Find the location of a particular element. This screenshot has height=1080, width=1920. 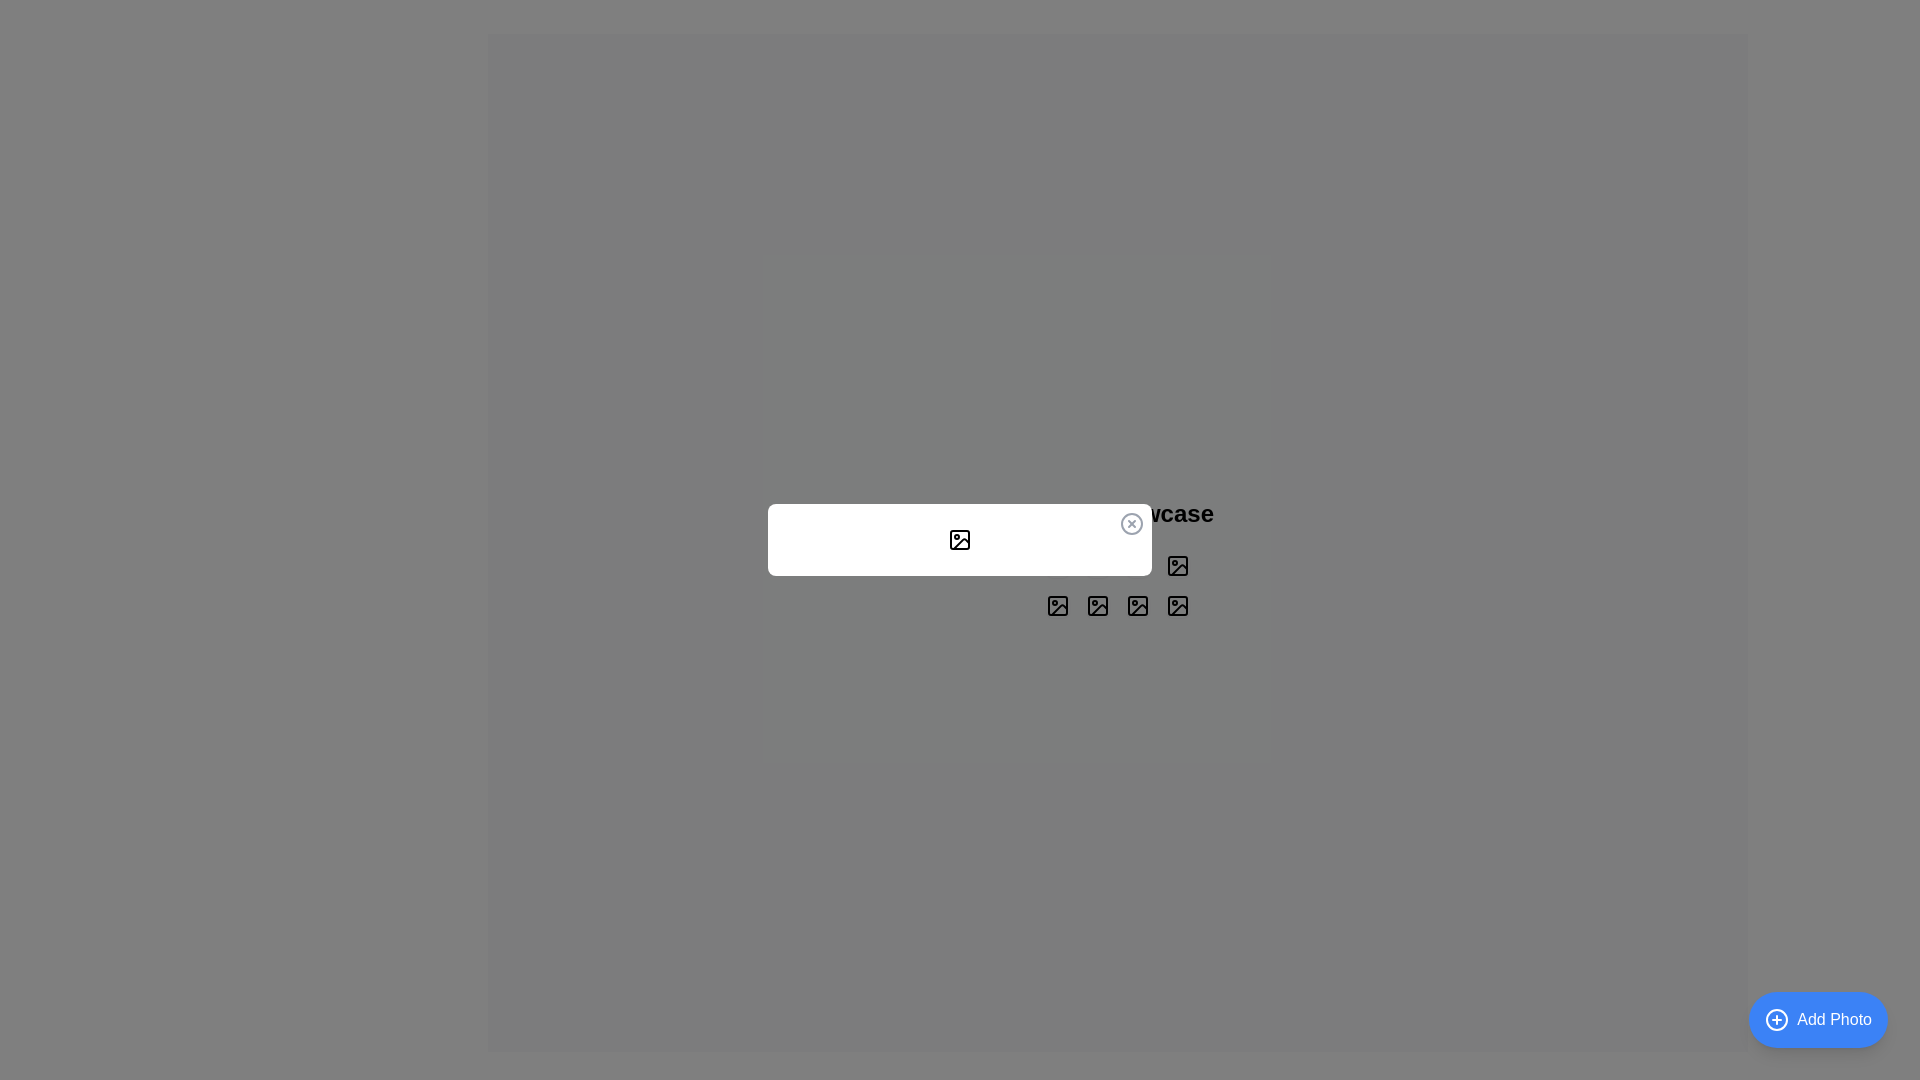

the photo upload button located at the bottom-right corner of the interface for customization purposes is located at coordinates (1818, 1019).